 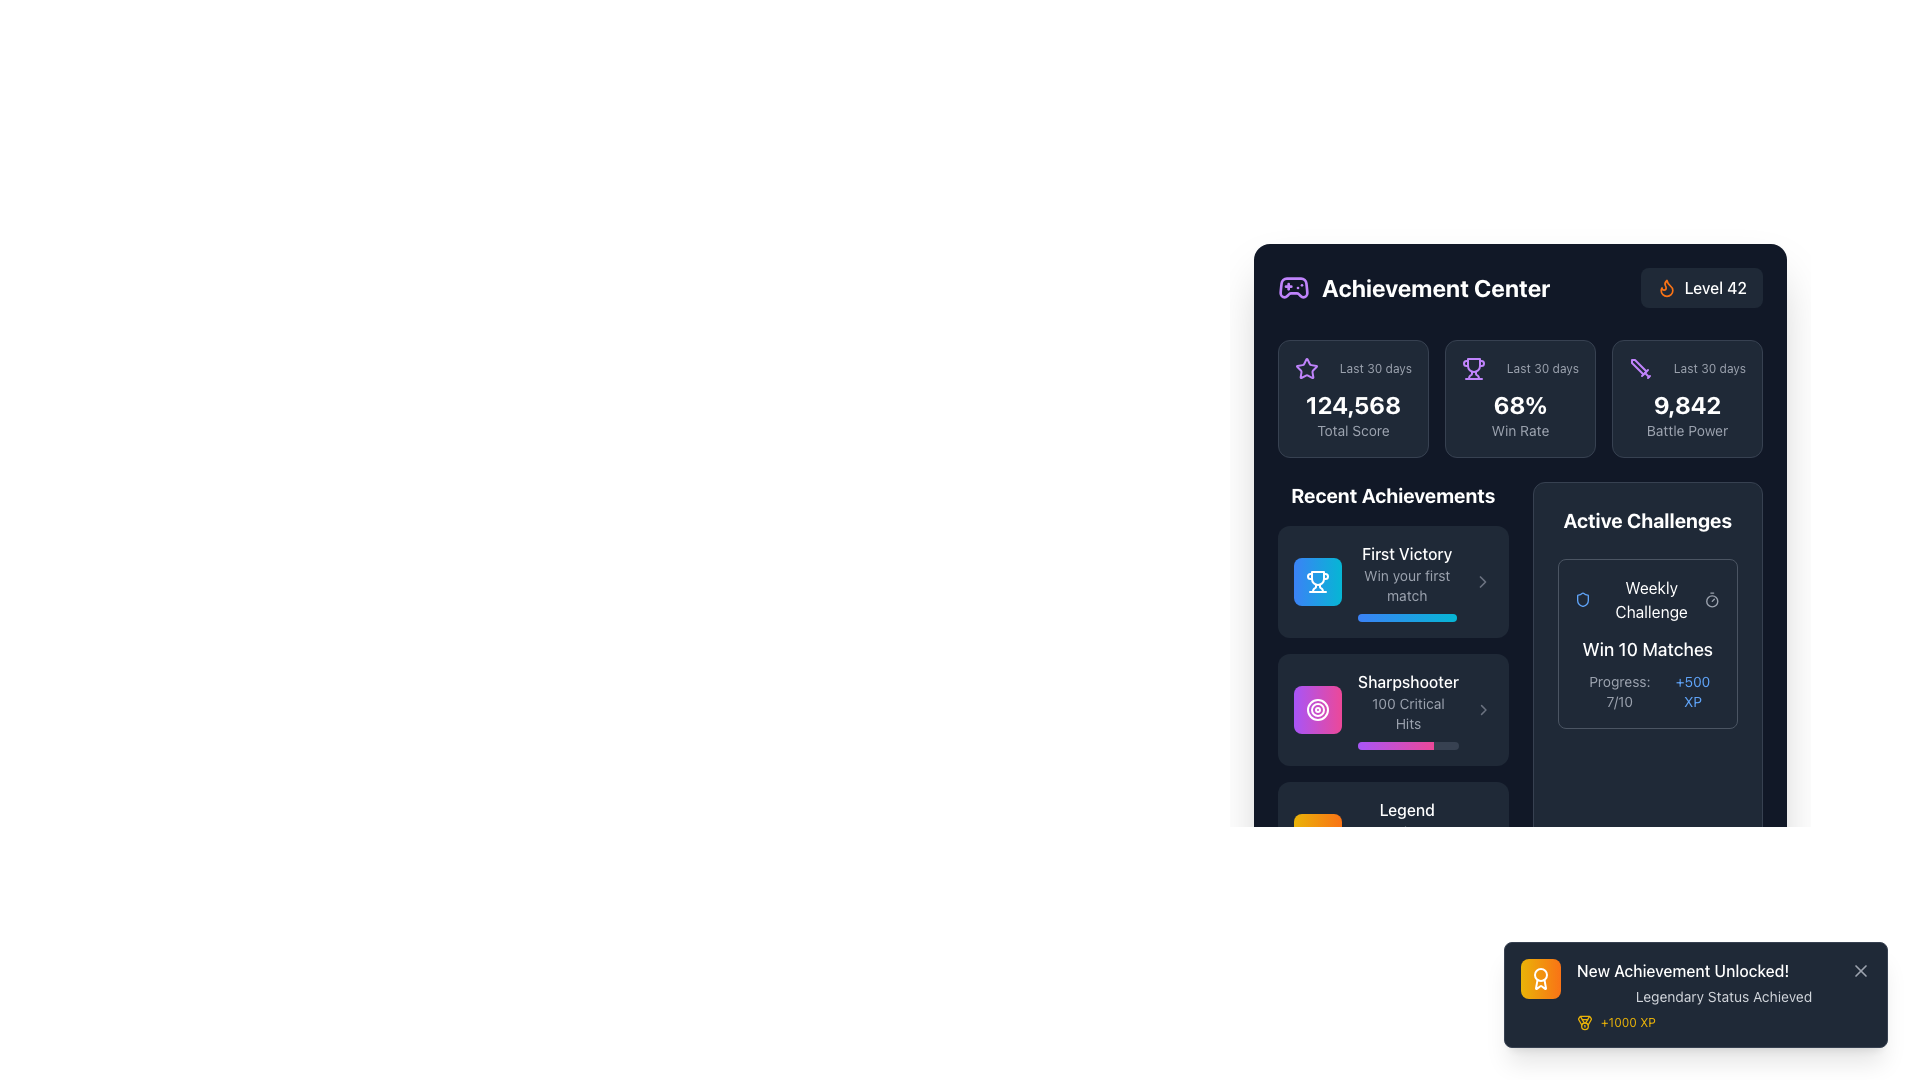 What do you see at coordinates (1711, 599) in the screenshot?
I see `the timer icon located on the right-hand side of the 'Active Challenges' section, next to the 'Weekly Challenge' text, serving as a visual cue` at bounding box center [1711, 599].